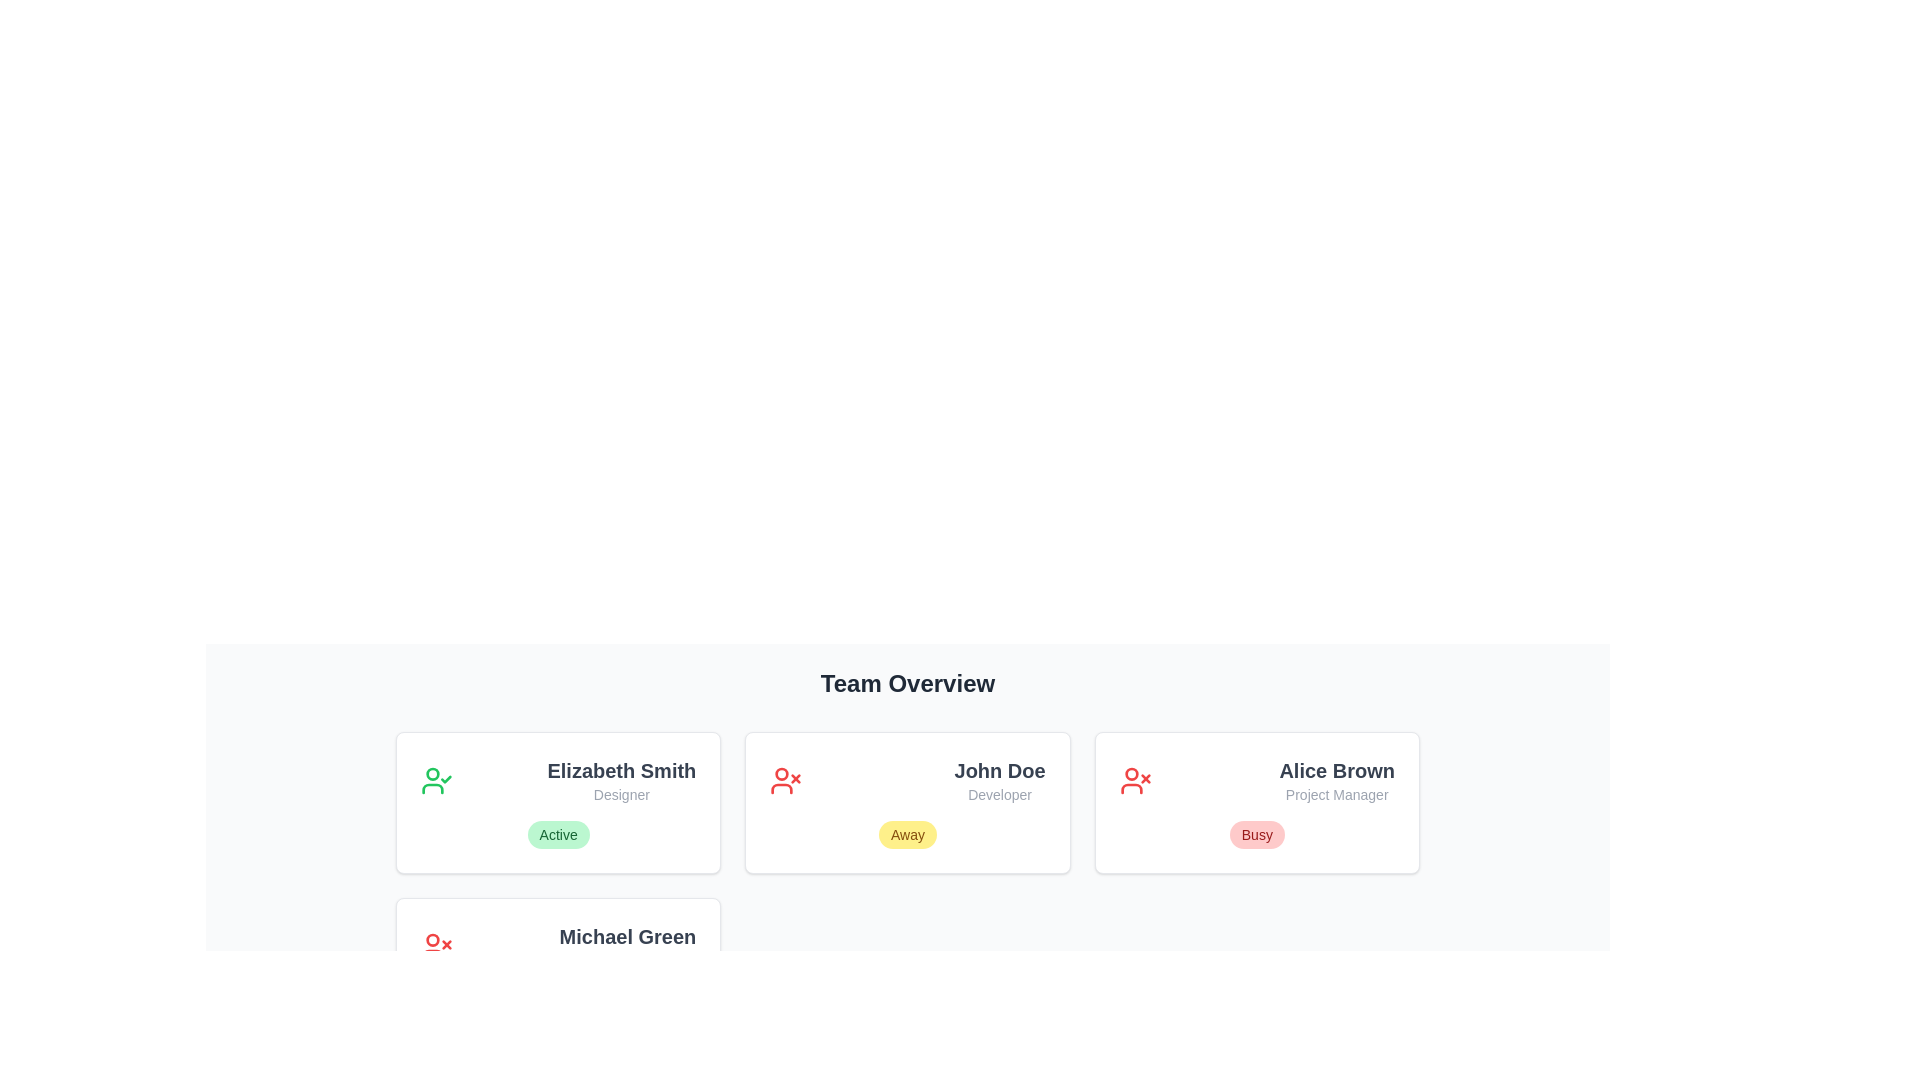 The image size is (1920, 1080). What do you see at coordinates (620, 779) in the screenshot?
I see `the text display element containing the name 'Elizabeth Smith'` at bounding box center [620, 779].